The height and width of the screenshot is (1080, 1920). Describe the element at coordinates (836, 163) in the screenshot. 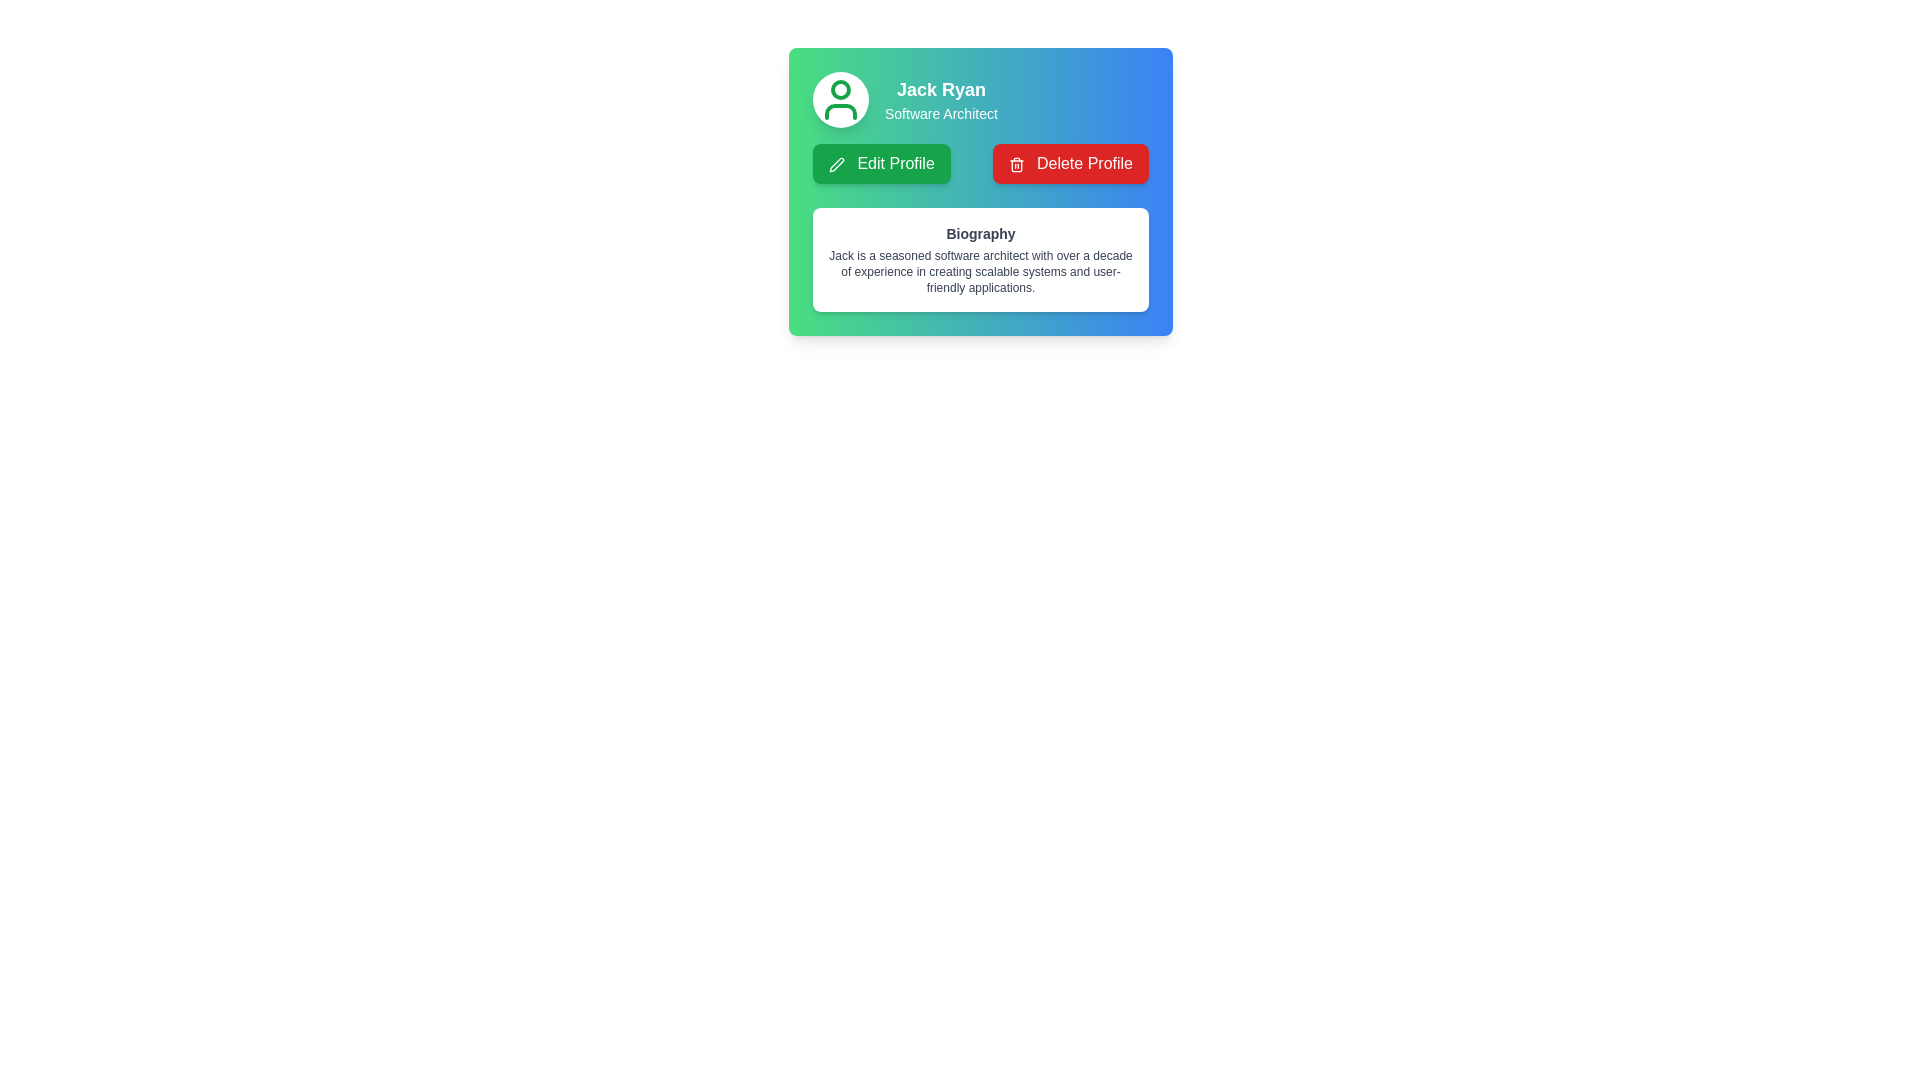

I see `the decorative icon for the 'Edit Profile' button, which is located to the left of the text label within the green button in the header card component` at that location.